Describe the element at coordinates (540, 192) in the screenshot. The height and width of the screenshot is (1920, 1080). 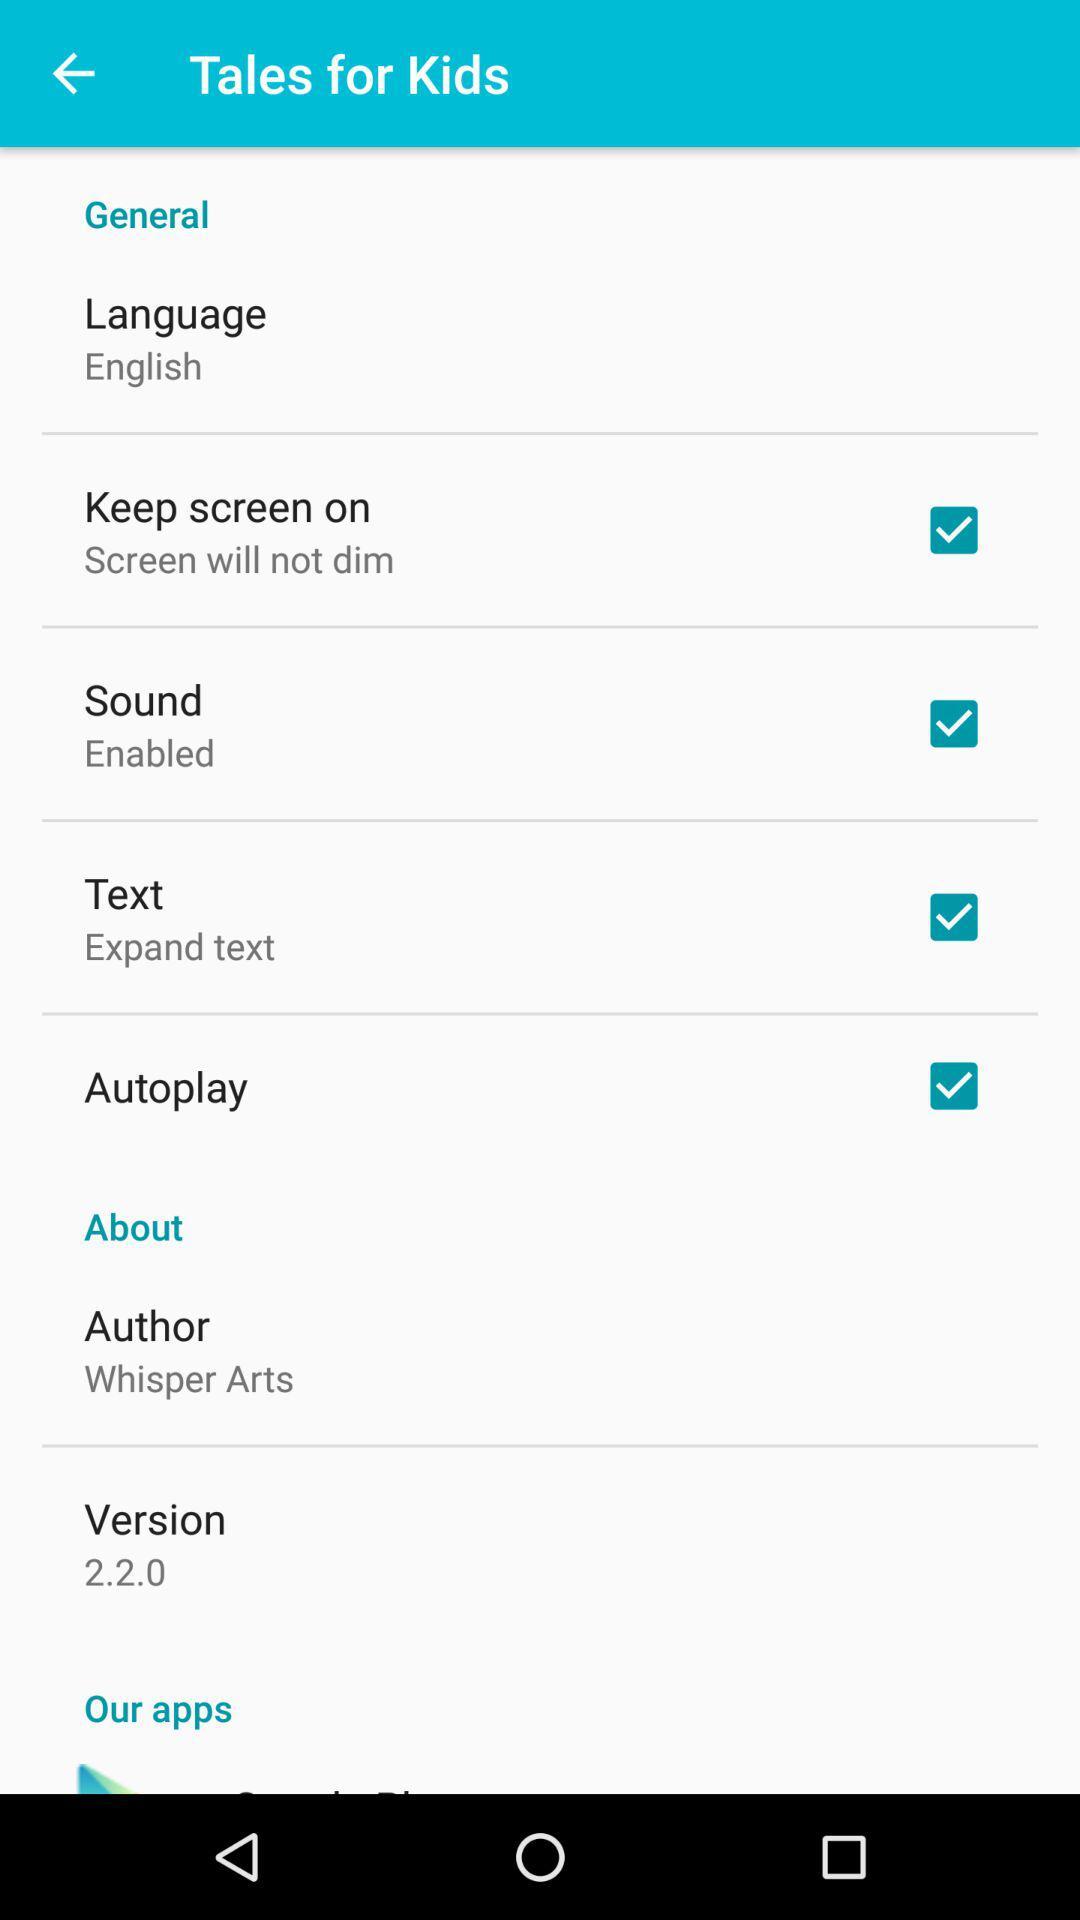
I see `the general at the top` at that location.